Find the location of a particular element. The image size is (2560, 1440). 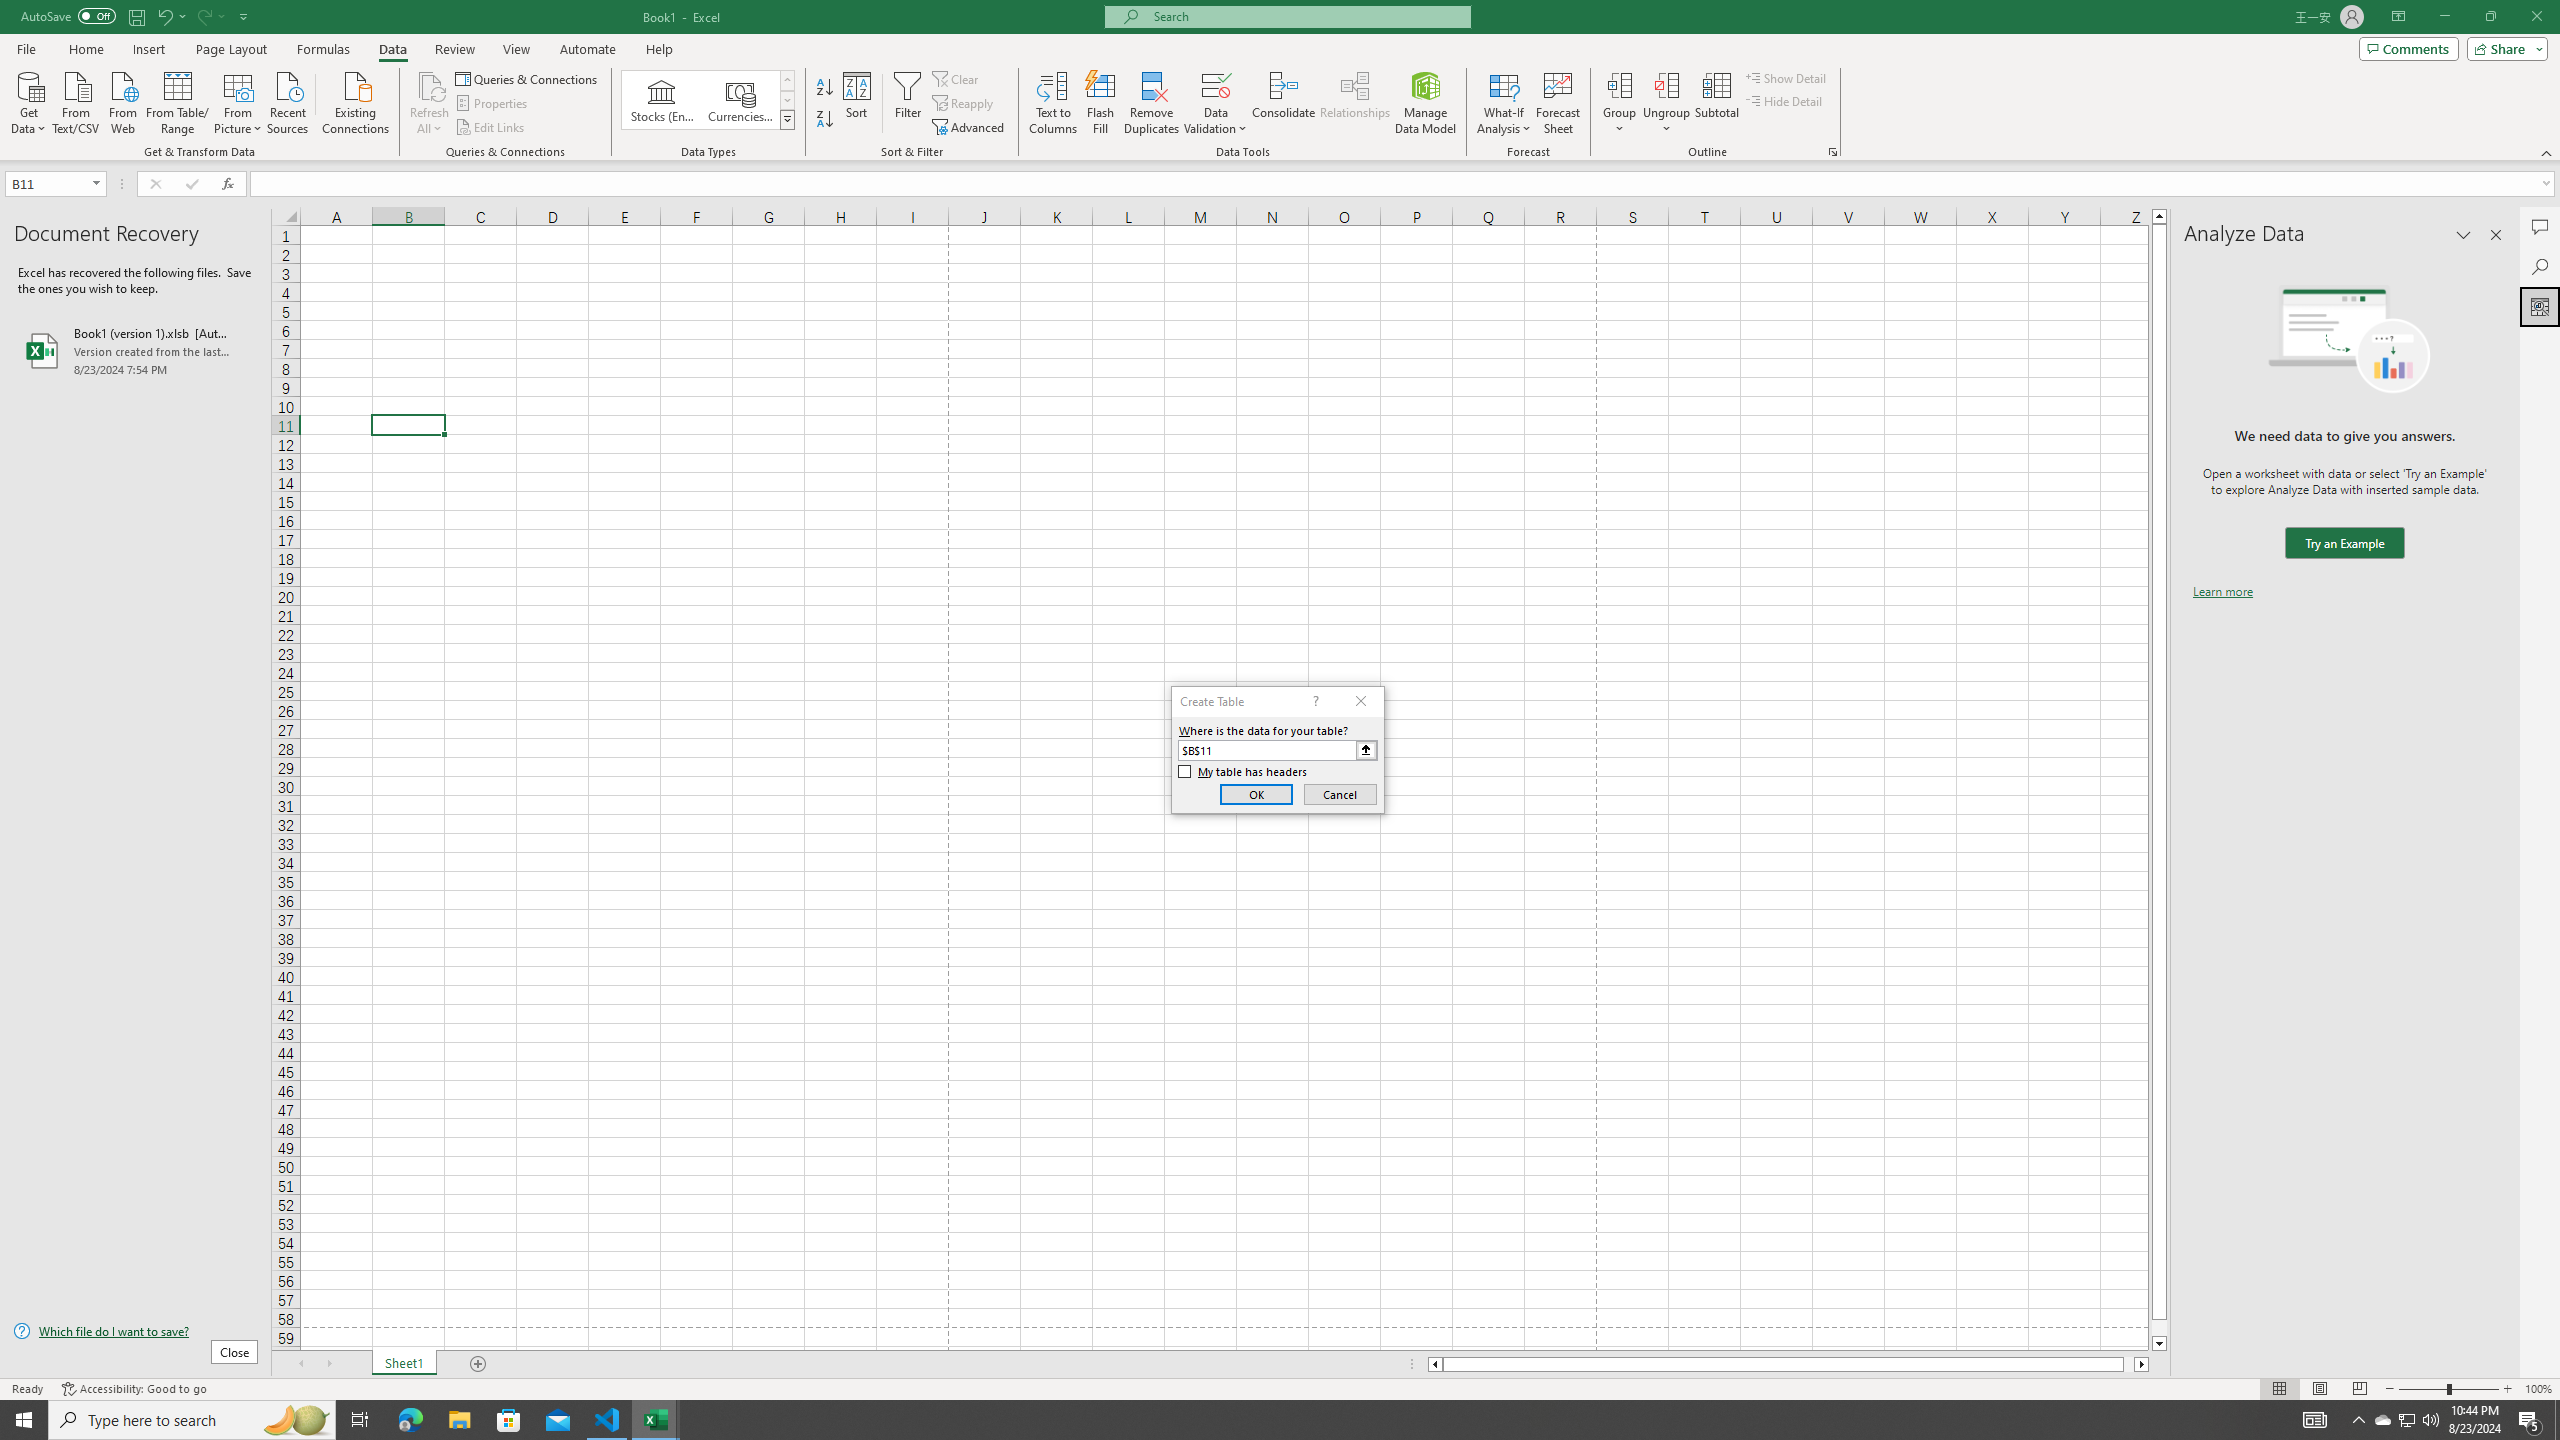

'Clear' is located at coordinates (957, 78).